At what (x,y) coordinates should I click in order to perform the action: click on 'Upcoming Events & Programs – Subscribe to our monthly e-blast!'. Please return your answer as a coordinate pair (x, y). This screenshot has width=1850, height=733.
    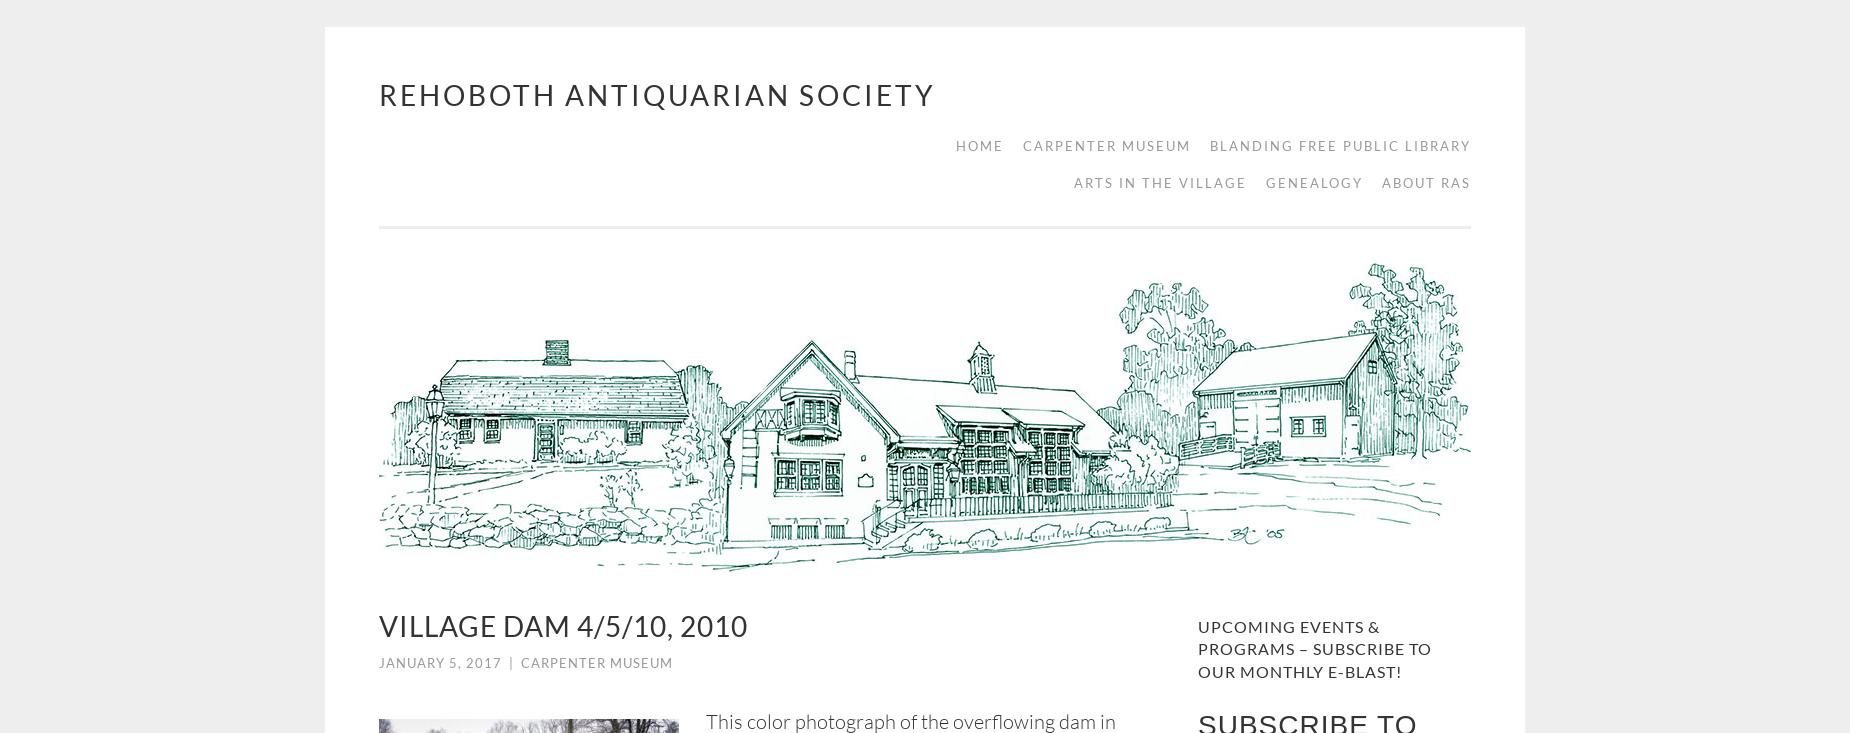
    Looking at the image, I should click on (1313, 647).